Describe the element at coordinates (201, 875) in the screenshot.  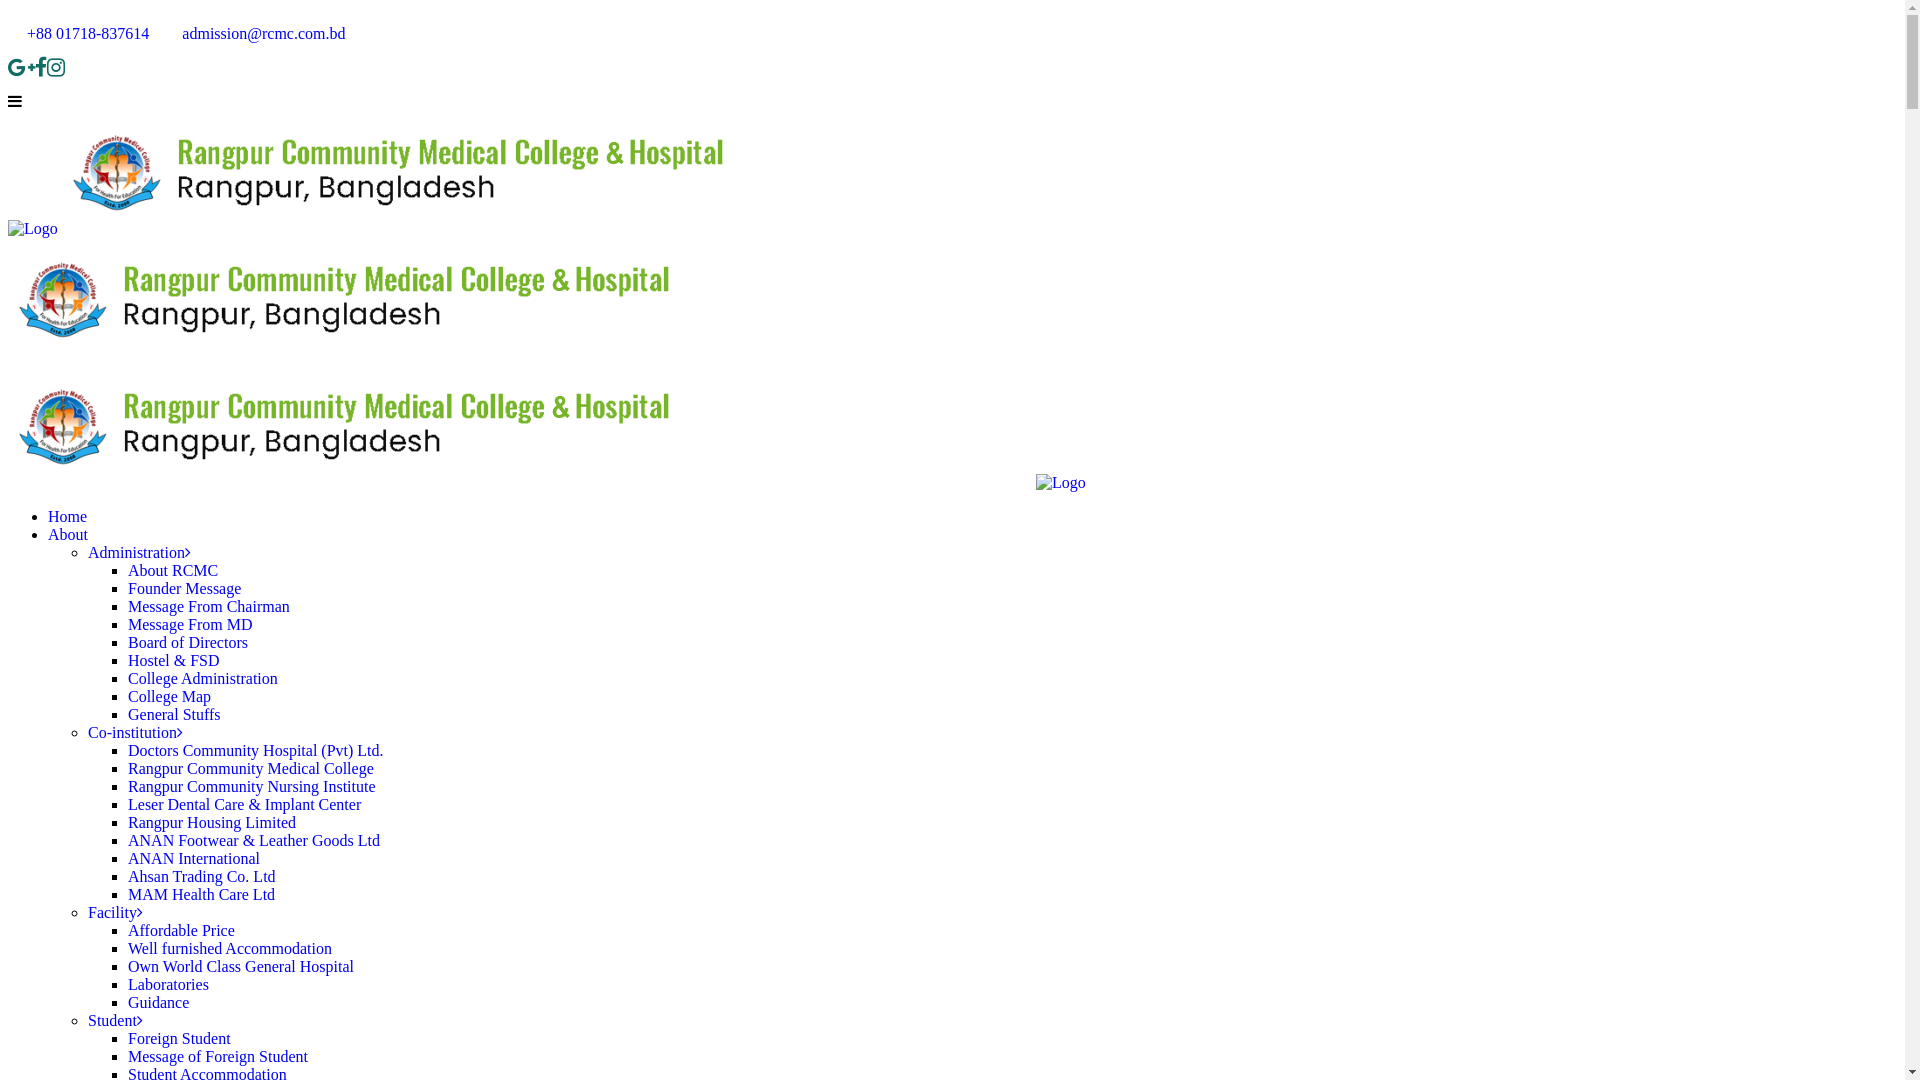
I see `'Ahsan Trading Co. Ltd'` at that location.